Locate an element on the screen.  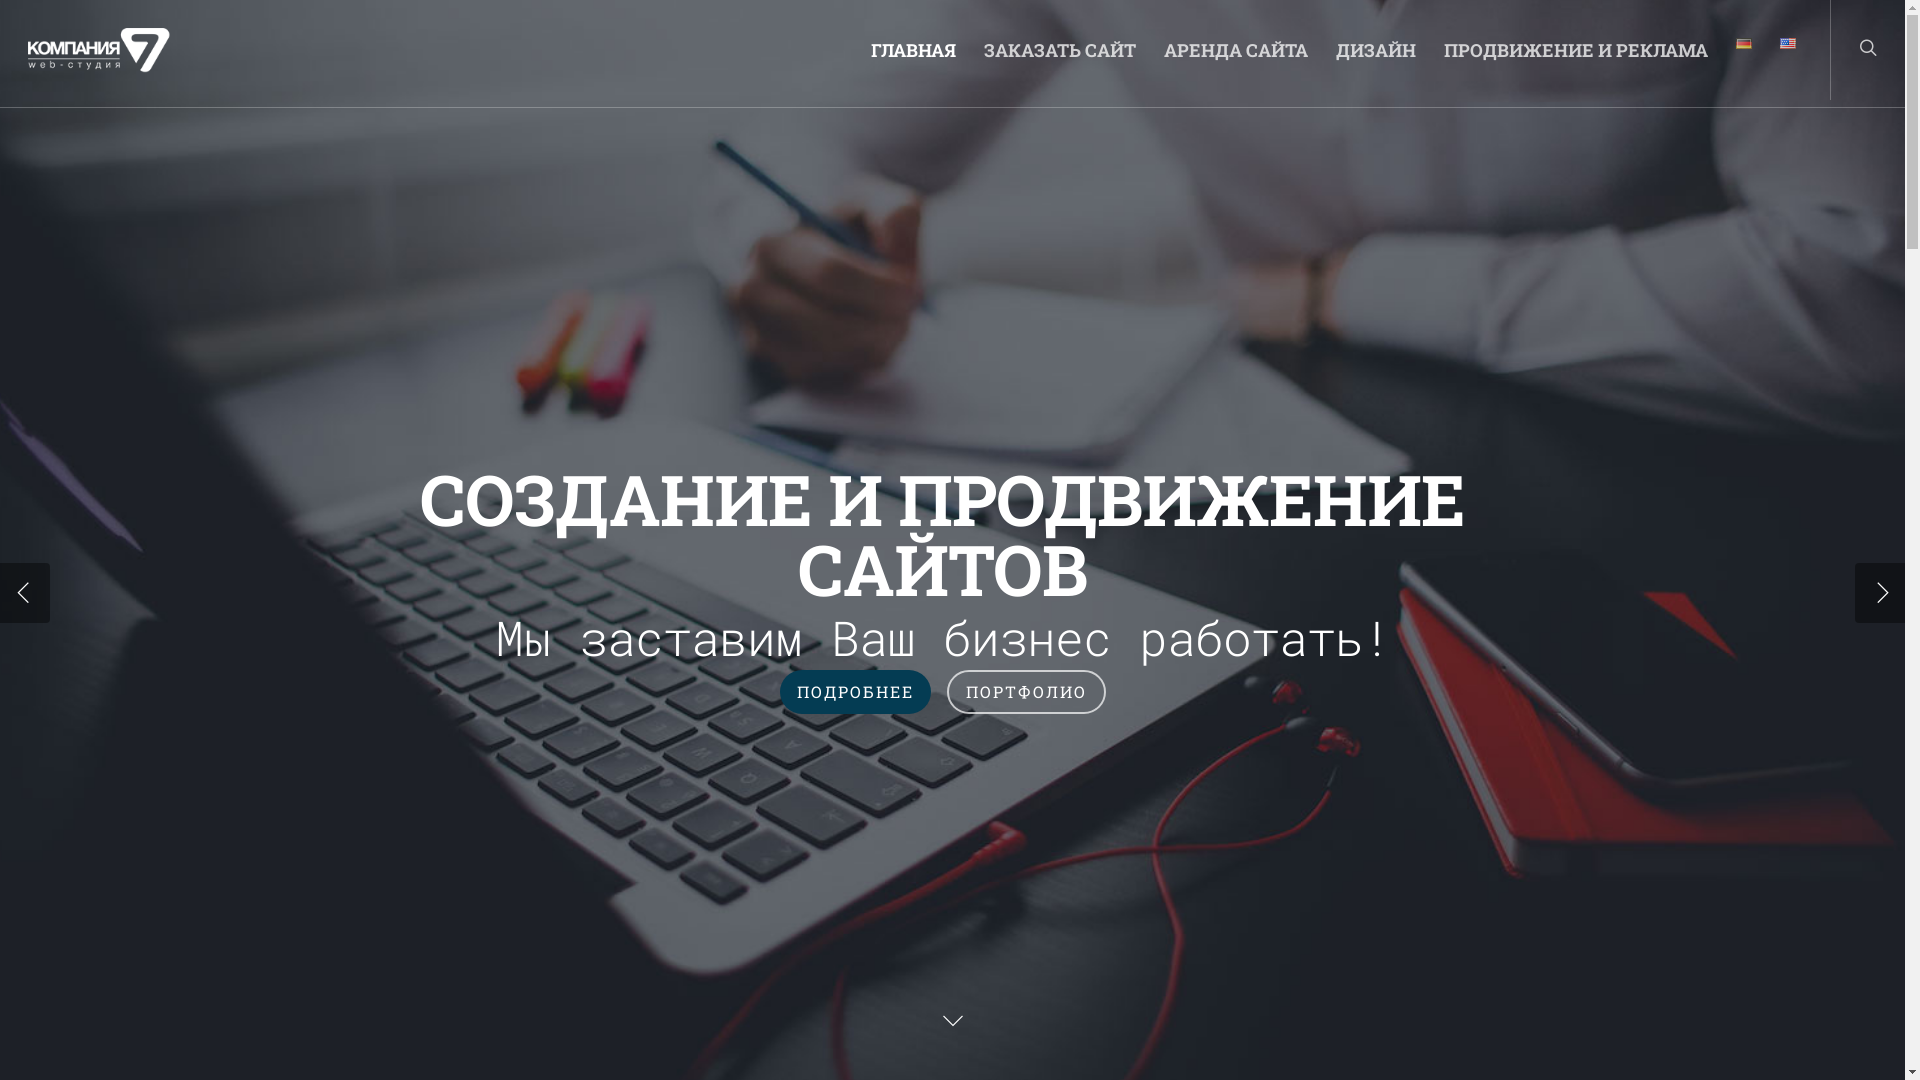
'Deutsch' is located at coordinates (1742, 43).